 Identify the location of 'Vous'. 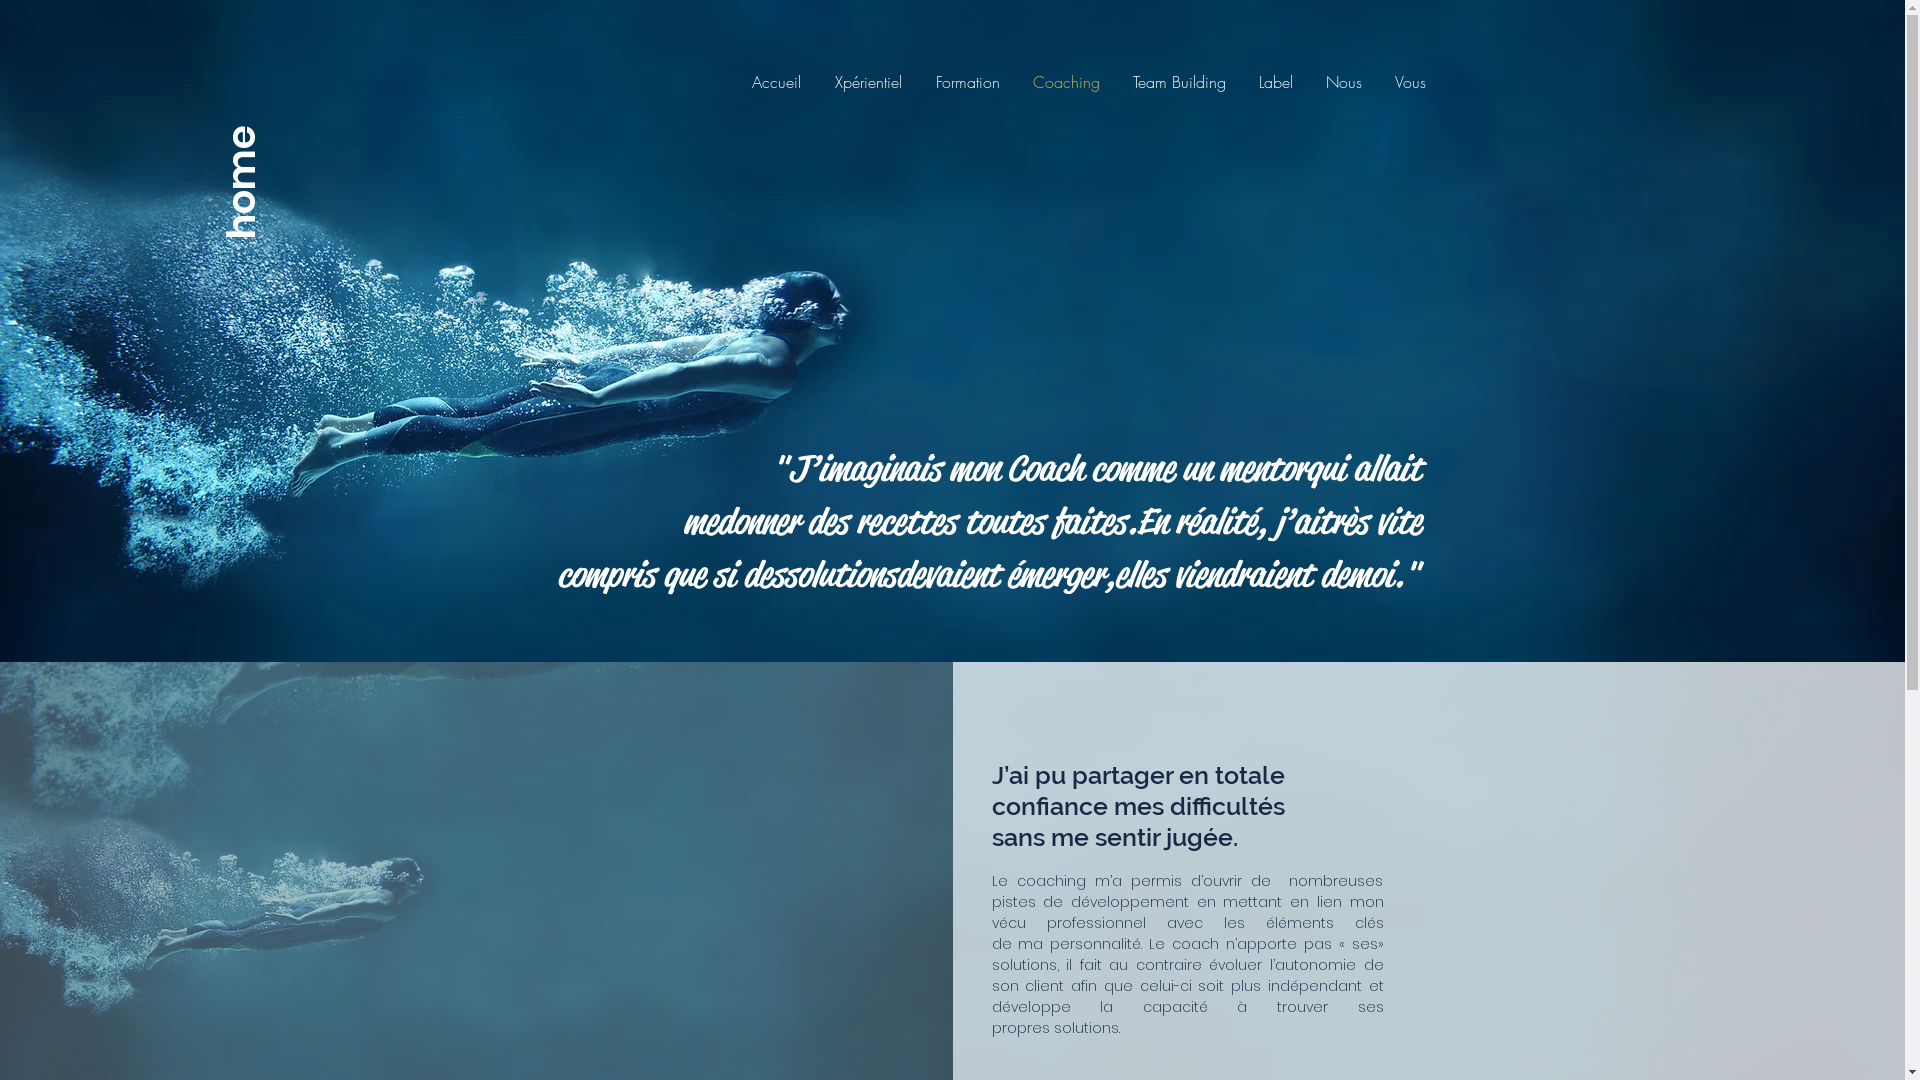
(1376, 80).